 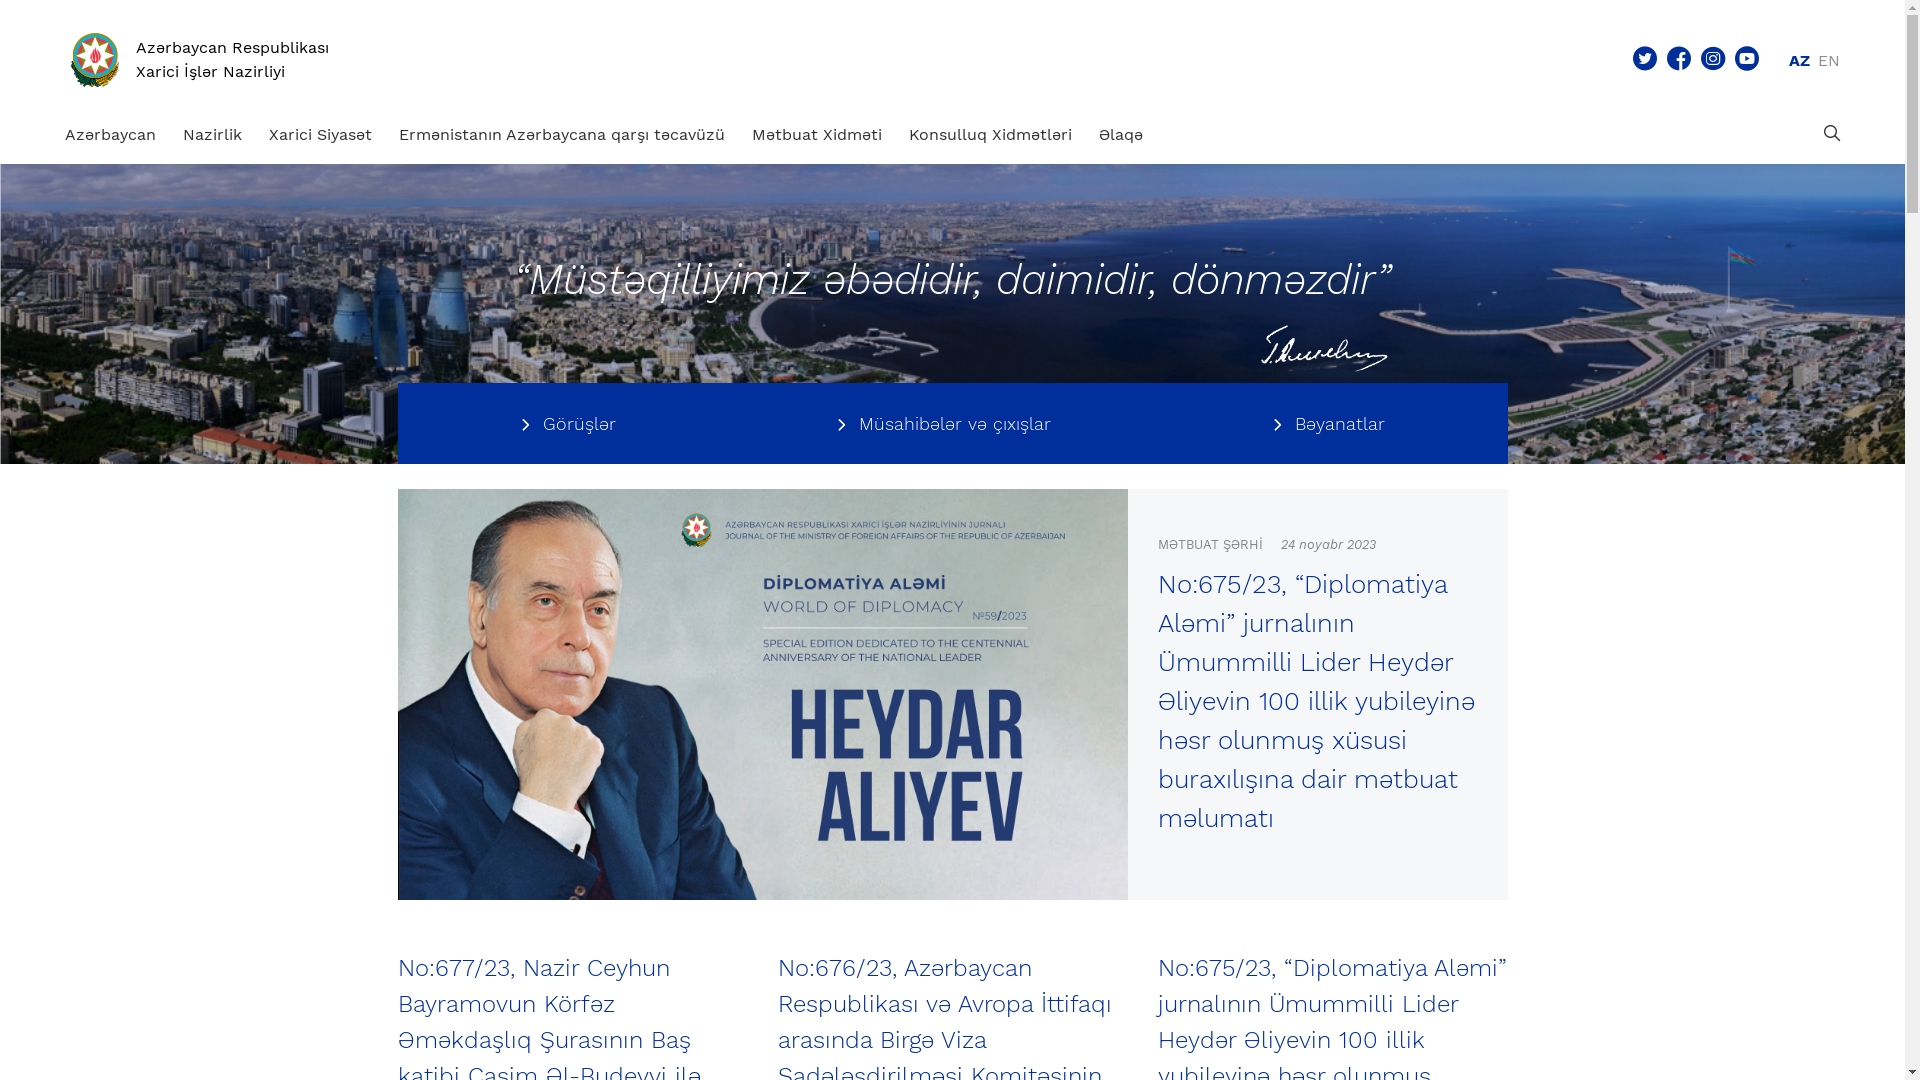 I want to click on 'Nazirlik', so click(x=212, y=134).